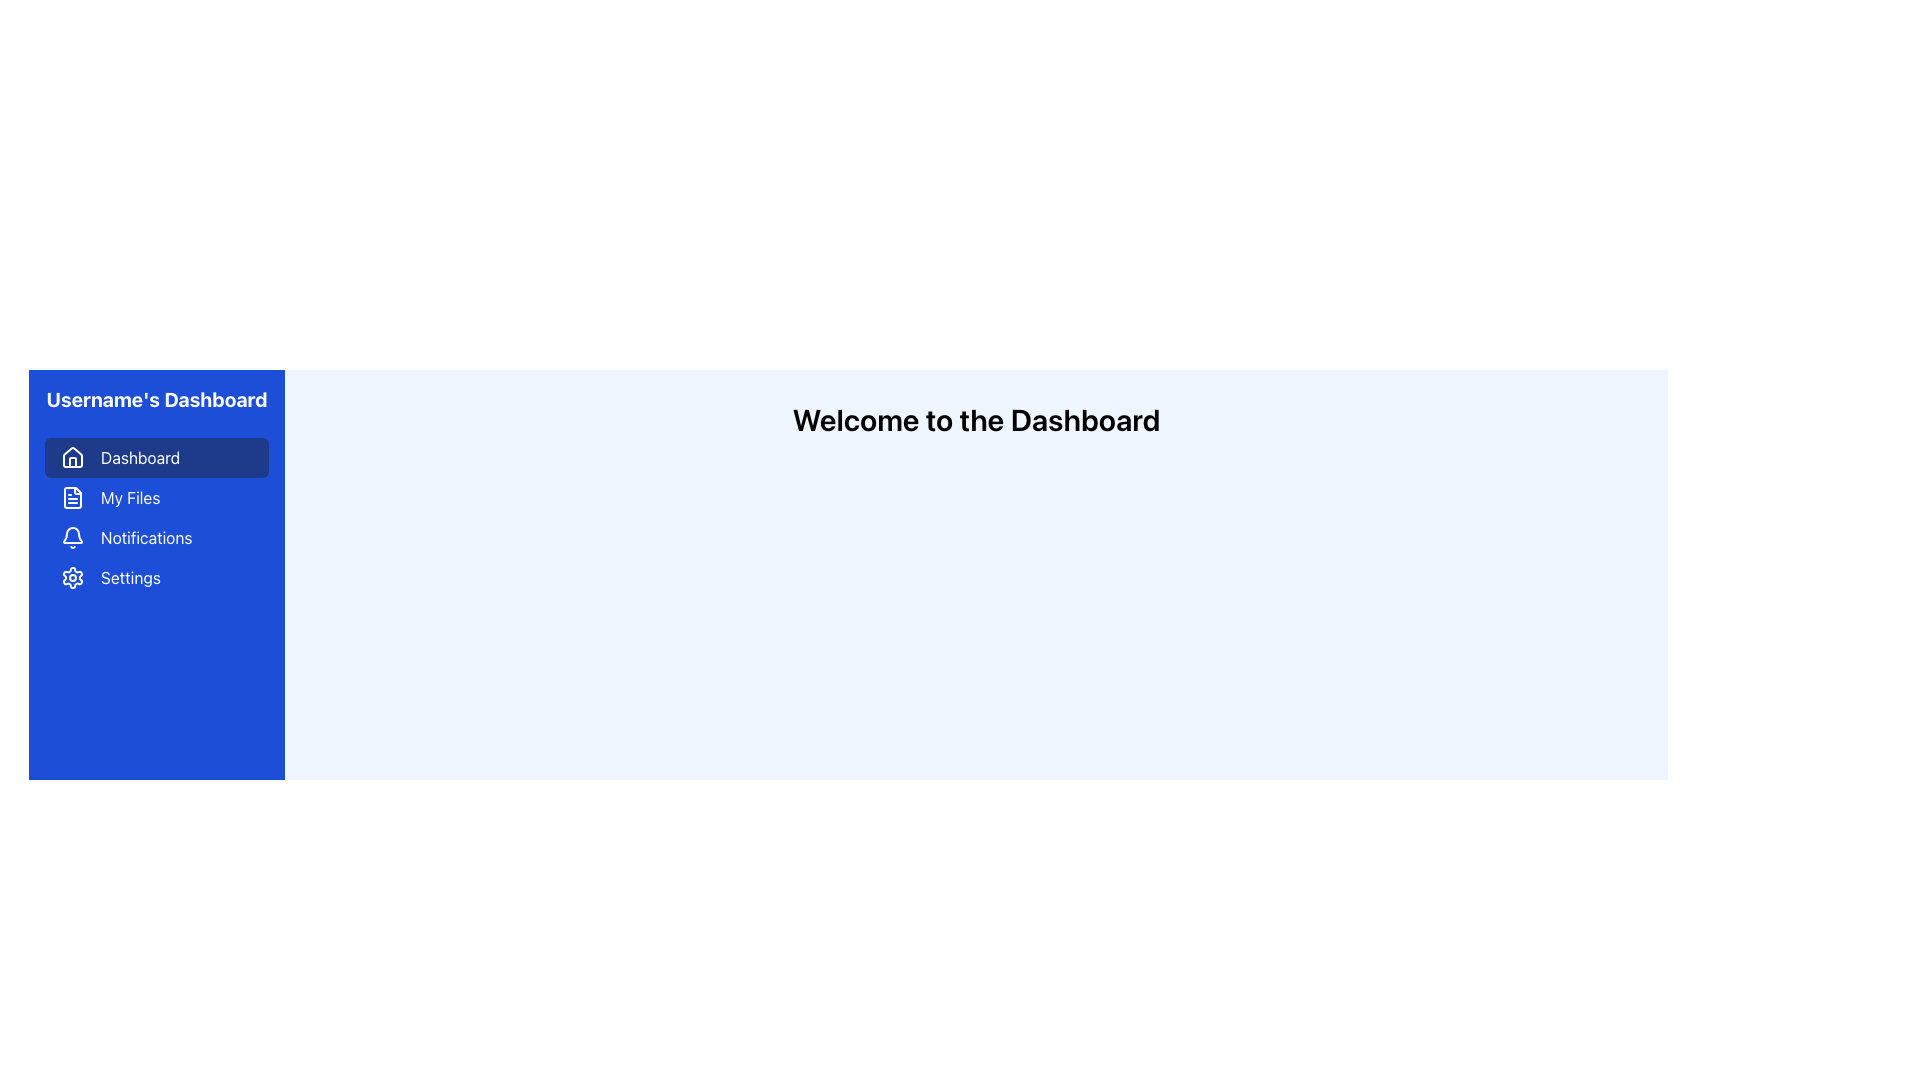  I want to click on the notifications icon located in the left sidebar, below the bell's clapper, so click(72, 534).